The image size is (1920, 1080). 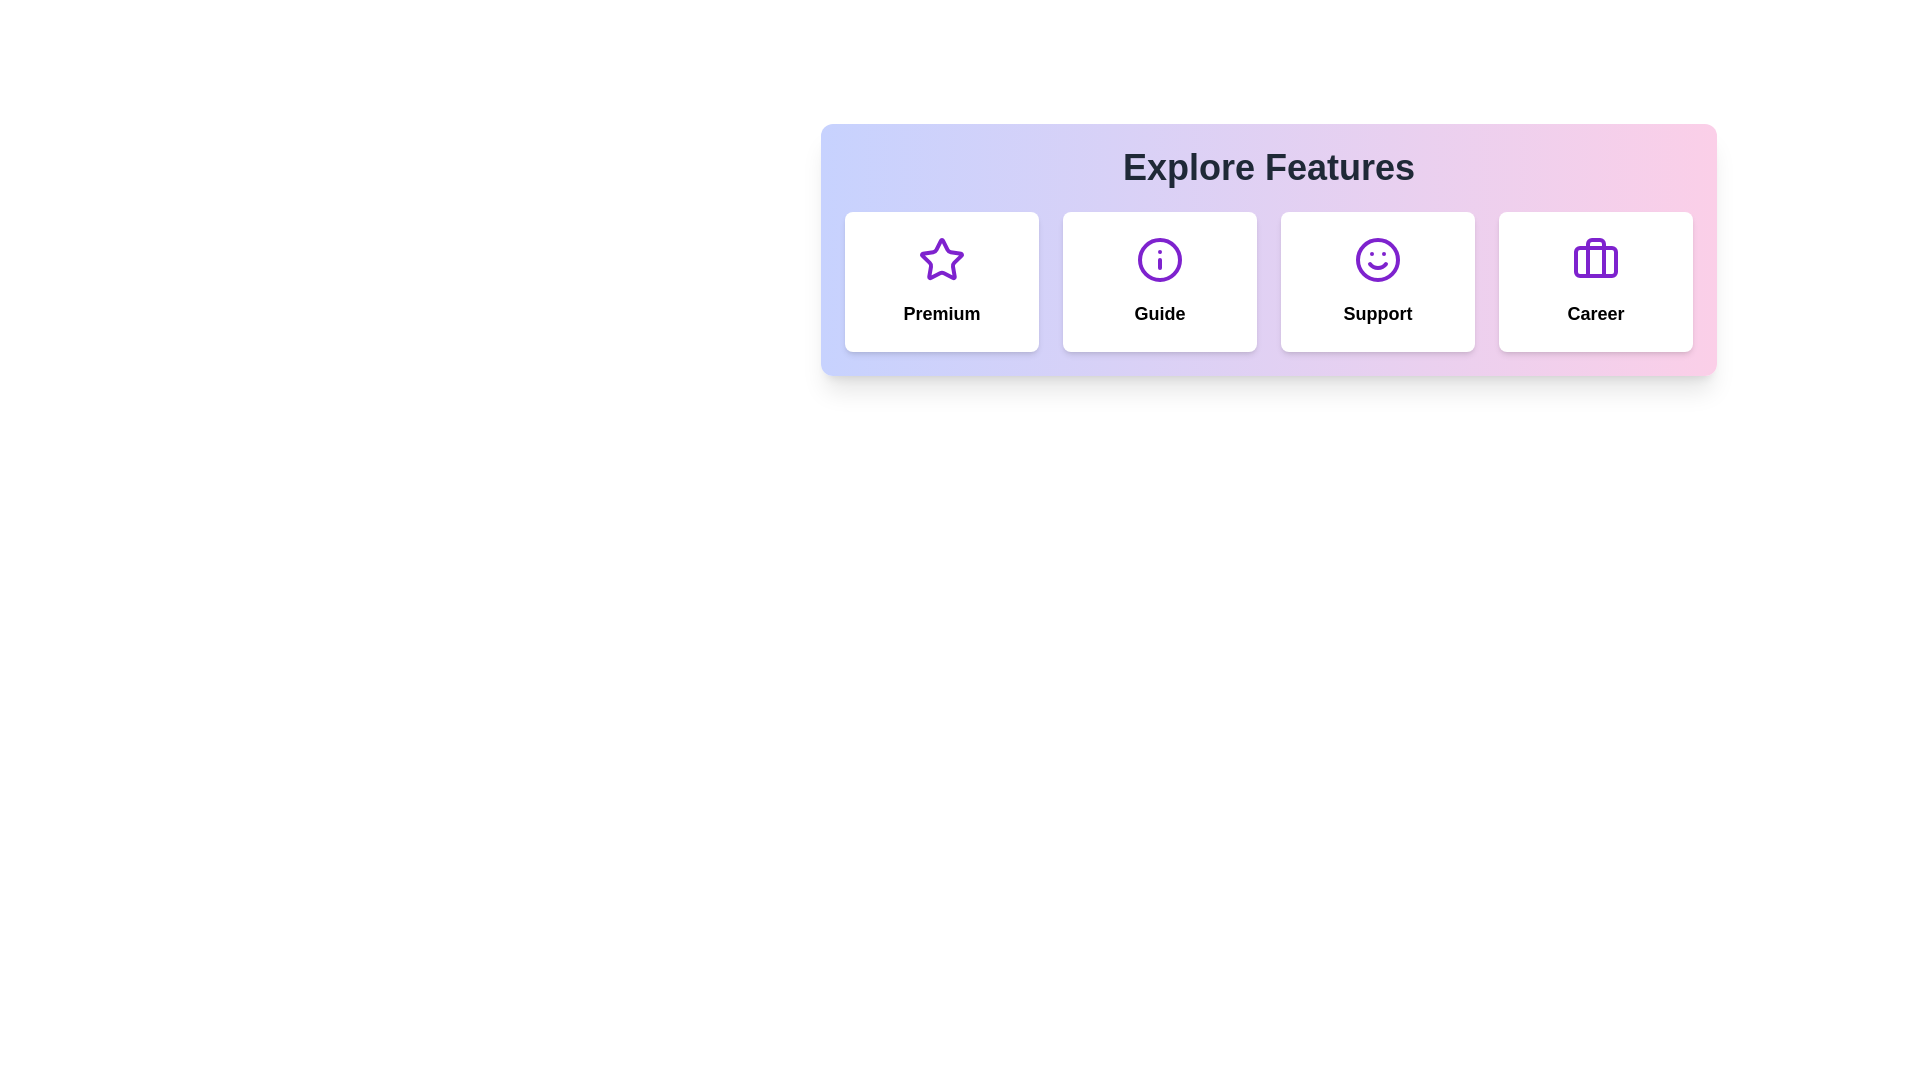 I want to click on the static text or heading that serves as a title for the section above the grid of interactive cards labeled 'Premium', 'Guide', 'Support', and 'Career', so click(x=1267, y=167).